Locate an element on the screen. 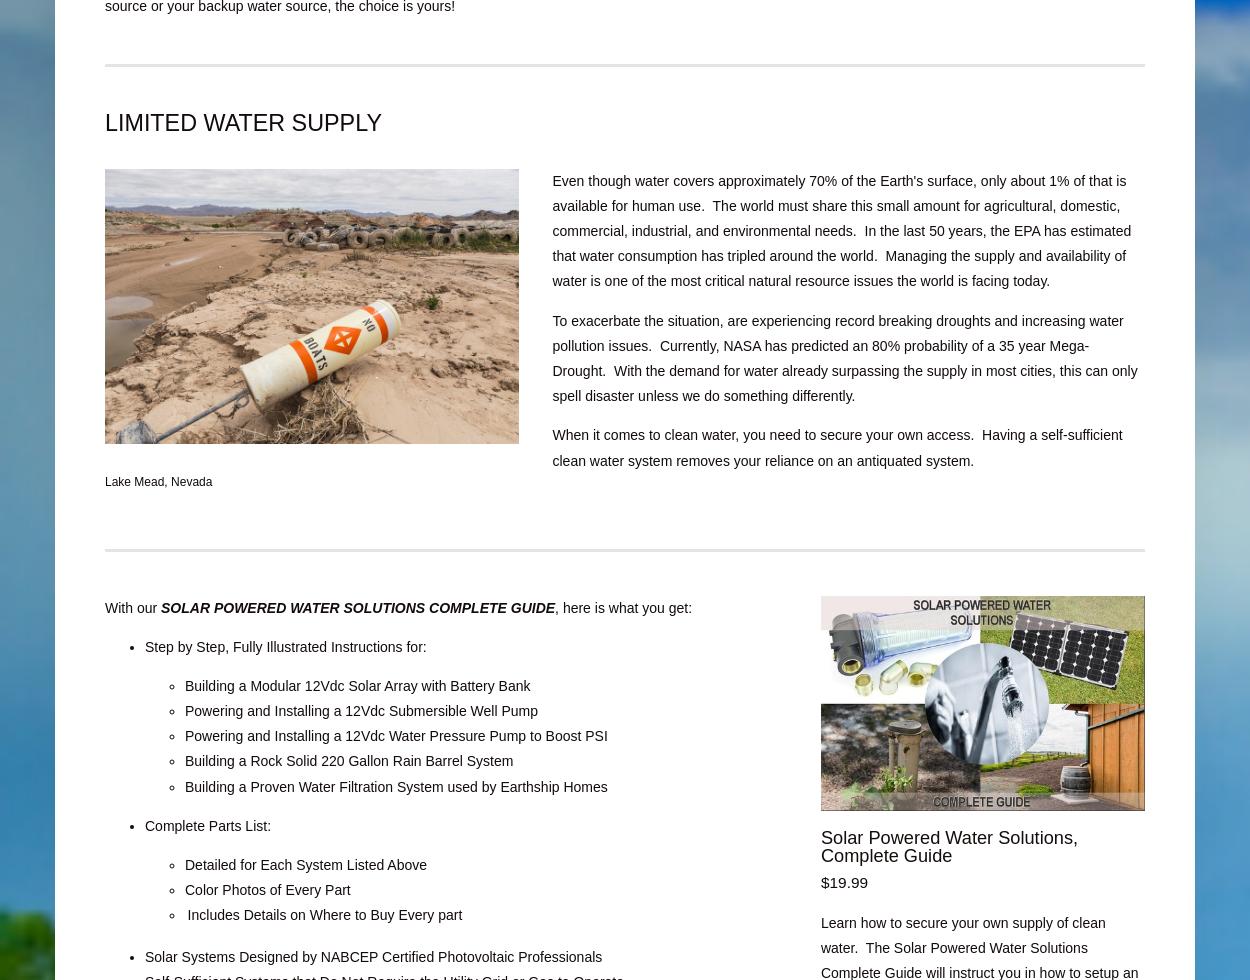  'To exacerbate the situation, are experiencing' is located at coordinates (690, 319).